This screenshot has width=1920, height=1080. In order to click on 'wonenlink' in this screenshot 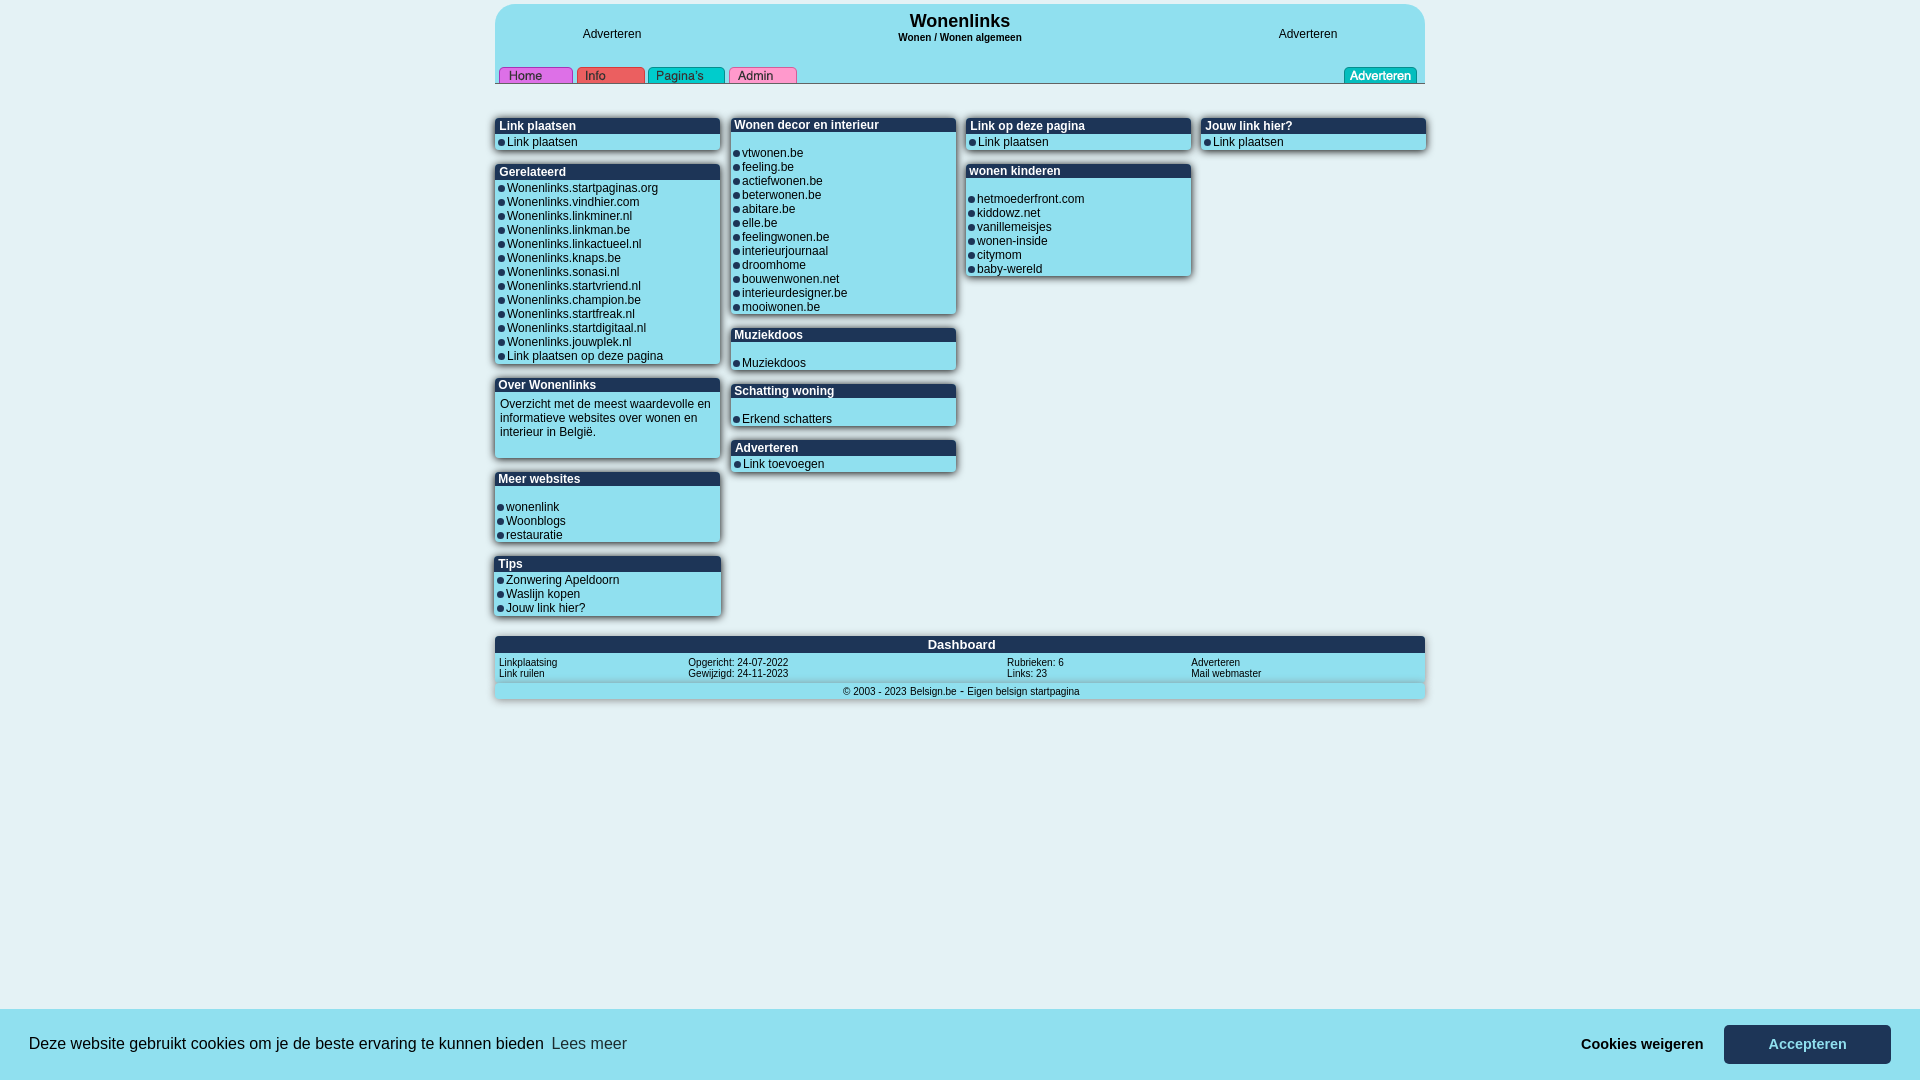, I will do `click(505, 505)`.